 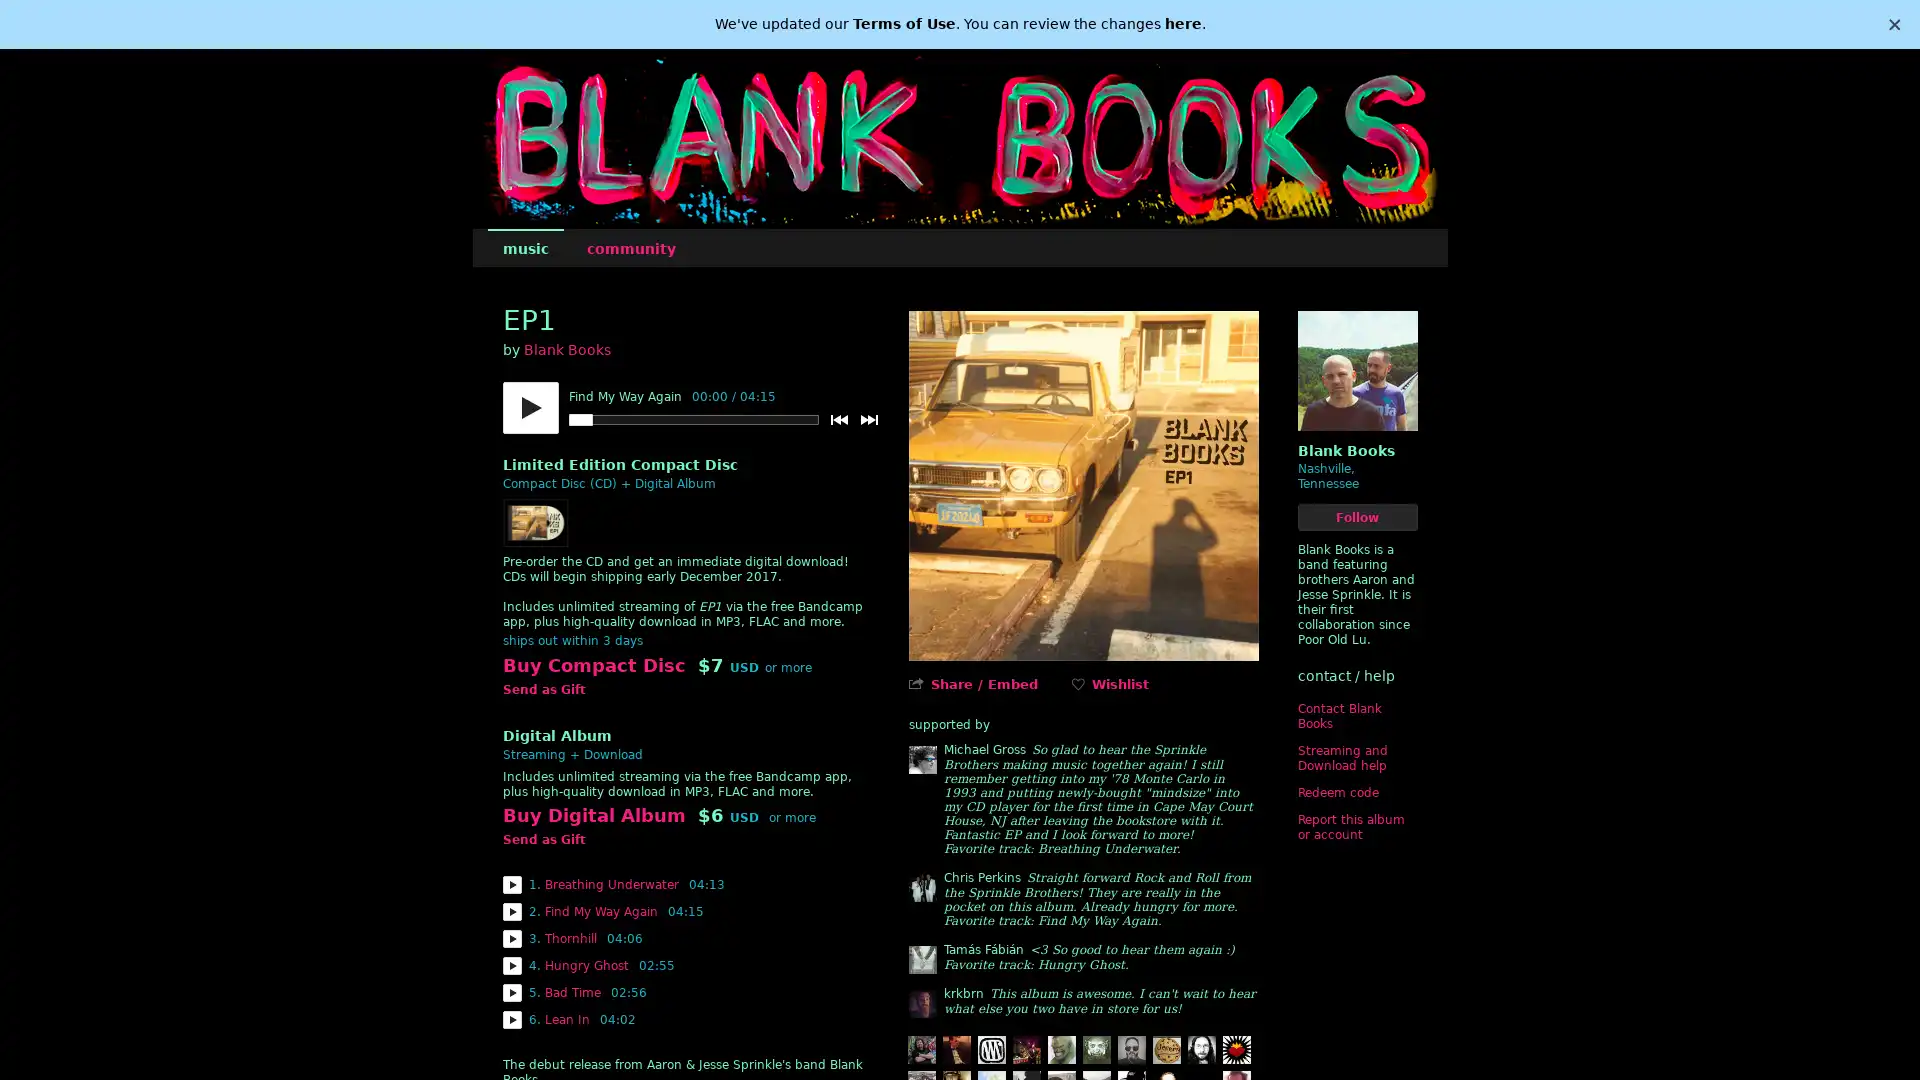 What do you see at coordinates (511, 938) in the screenshot?
I see `Play Thornhill` at bounding box center [511, 938].